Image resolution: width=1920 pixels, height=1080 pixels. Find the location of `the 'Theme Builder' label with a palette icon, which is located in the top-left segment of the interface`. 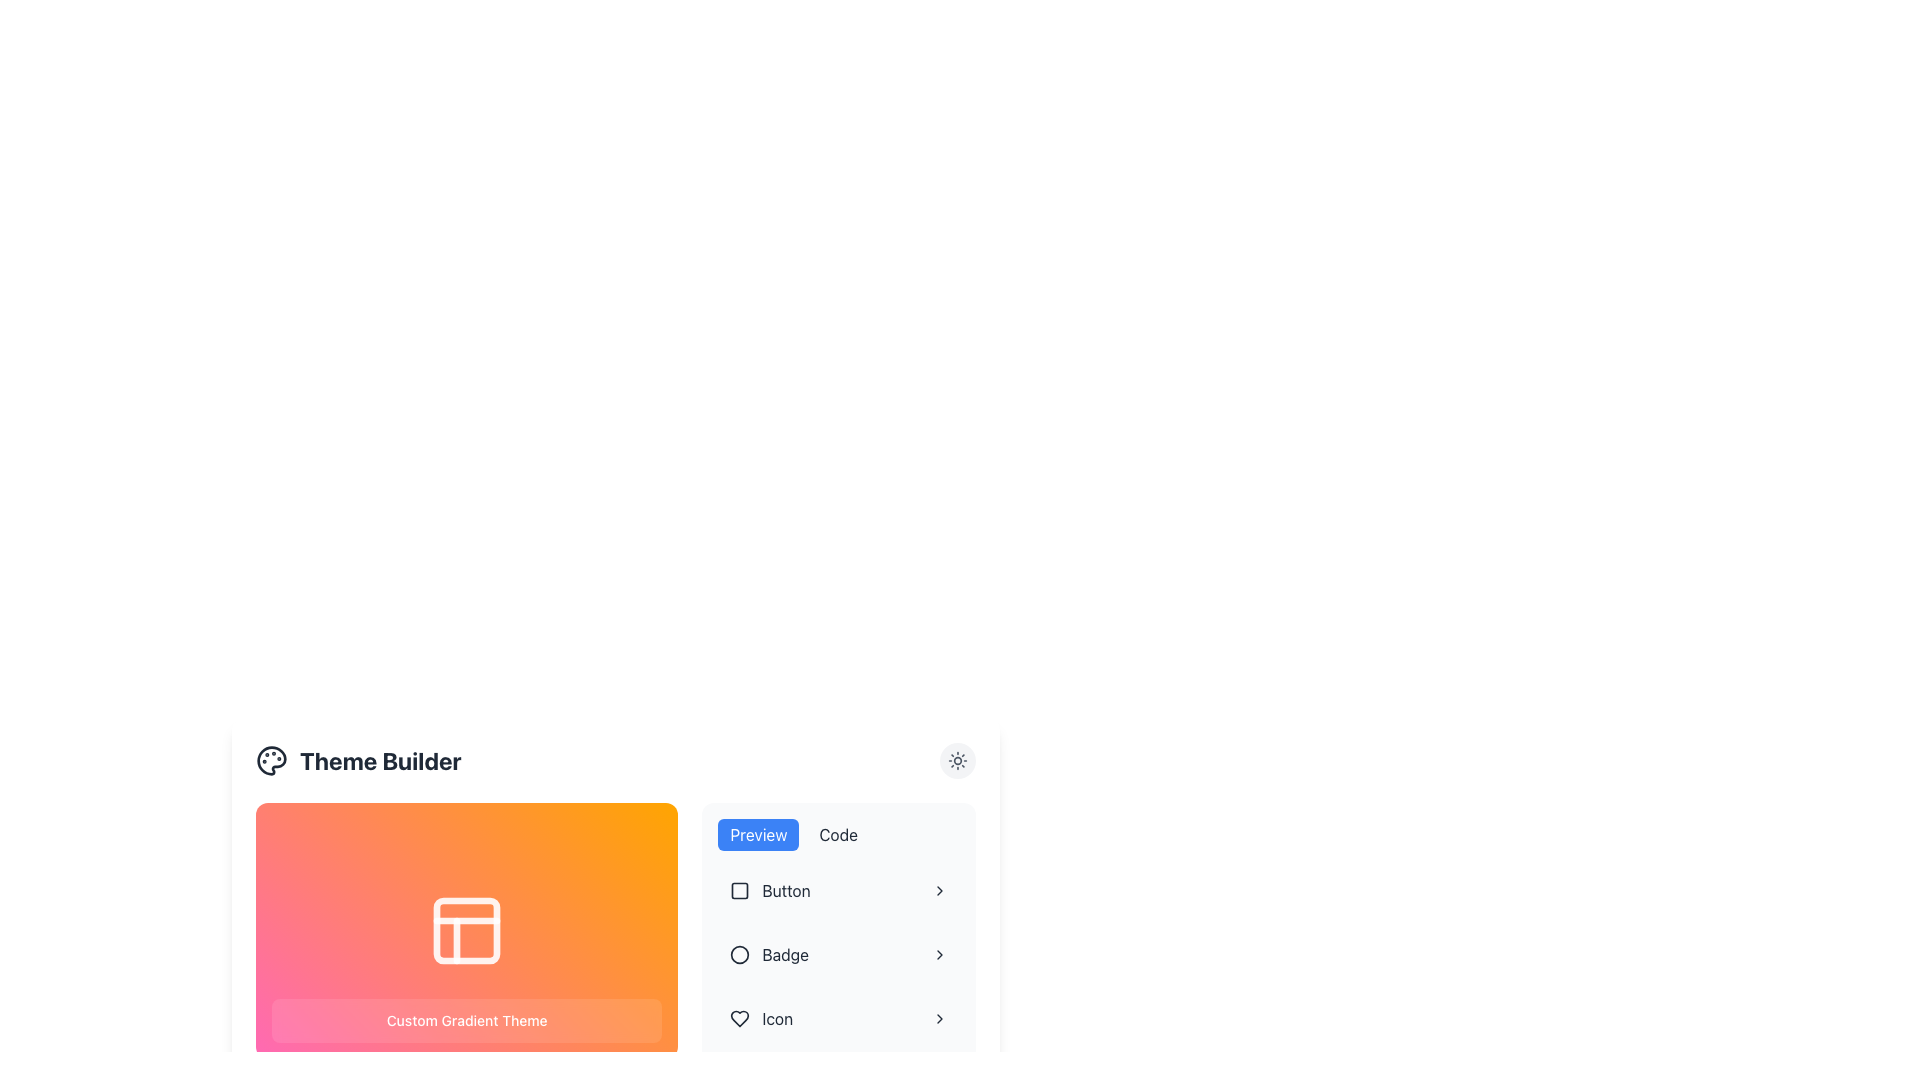

the 'Theme Builder' label with a palette icon, which is located in the top-left segment of the interface is located at coordinates (358, 760).